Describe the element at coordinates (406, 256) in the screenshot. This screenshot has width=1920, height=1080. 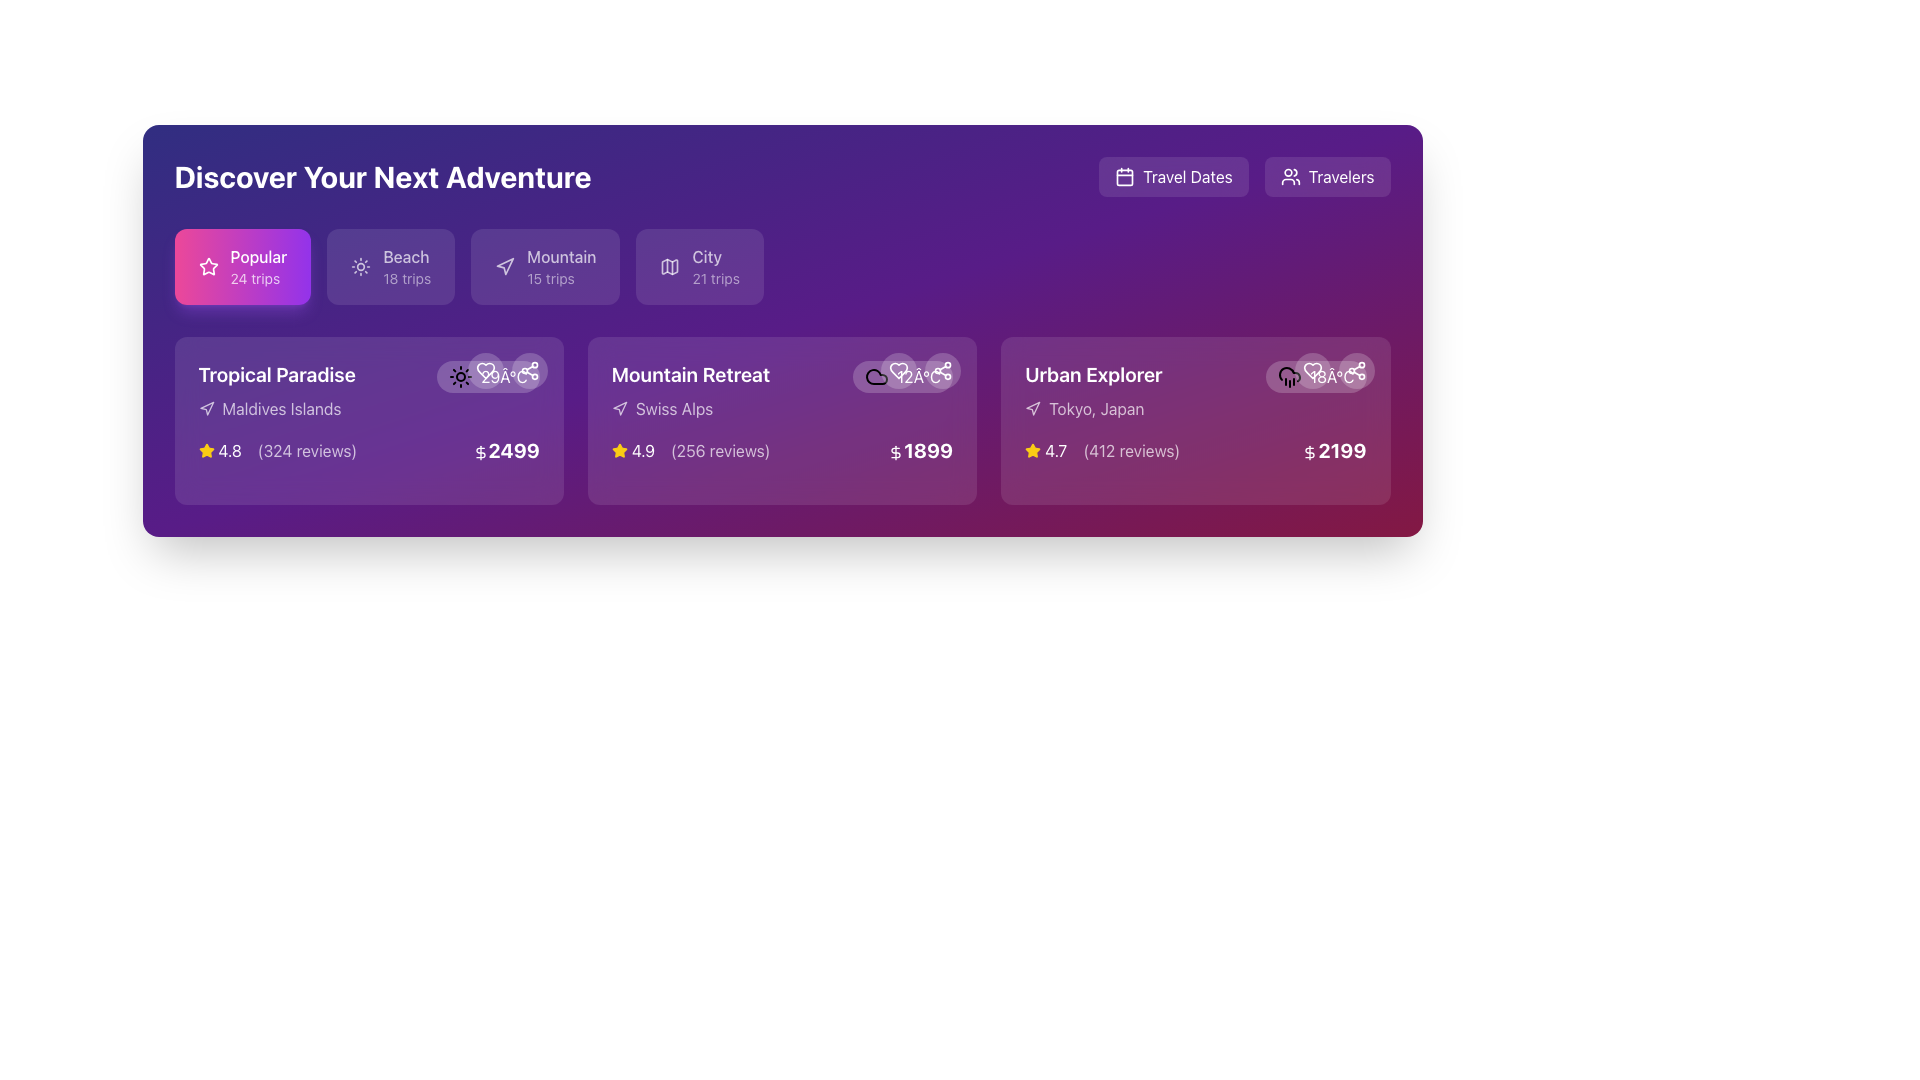
I see `the Static Label displaying 'Beach' with a white color on a purple background, located in the second tile under the 'Discover Your Next Adventure' section` at that location.